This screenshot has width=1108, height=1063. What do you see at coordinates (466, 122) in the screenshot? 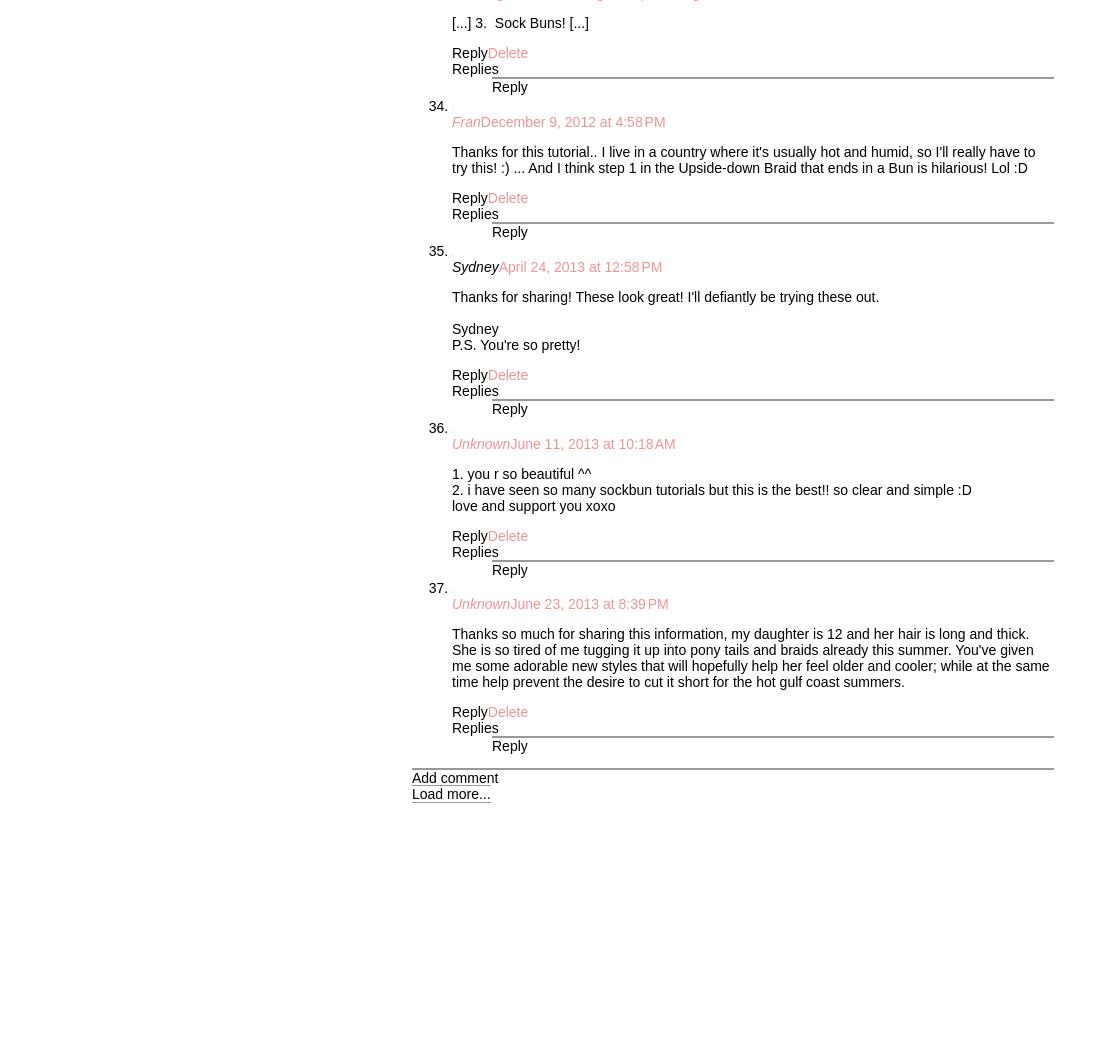
I see `'Fran'` at bounding box center [466, 122].